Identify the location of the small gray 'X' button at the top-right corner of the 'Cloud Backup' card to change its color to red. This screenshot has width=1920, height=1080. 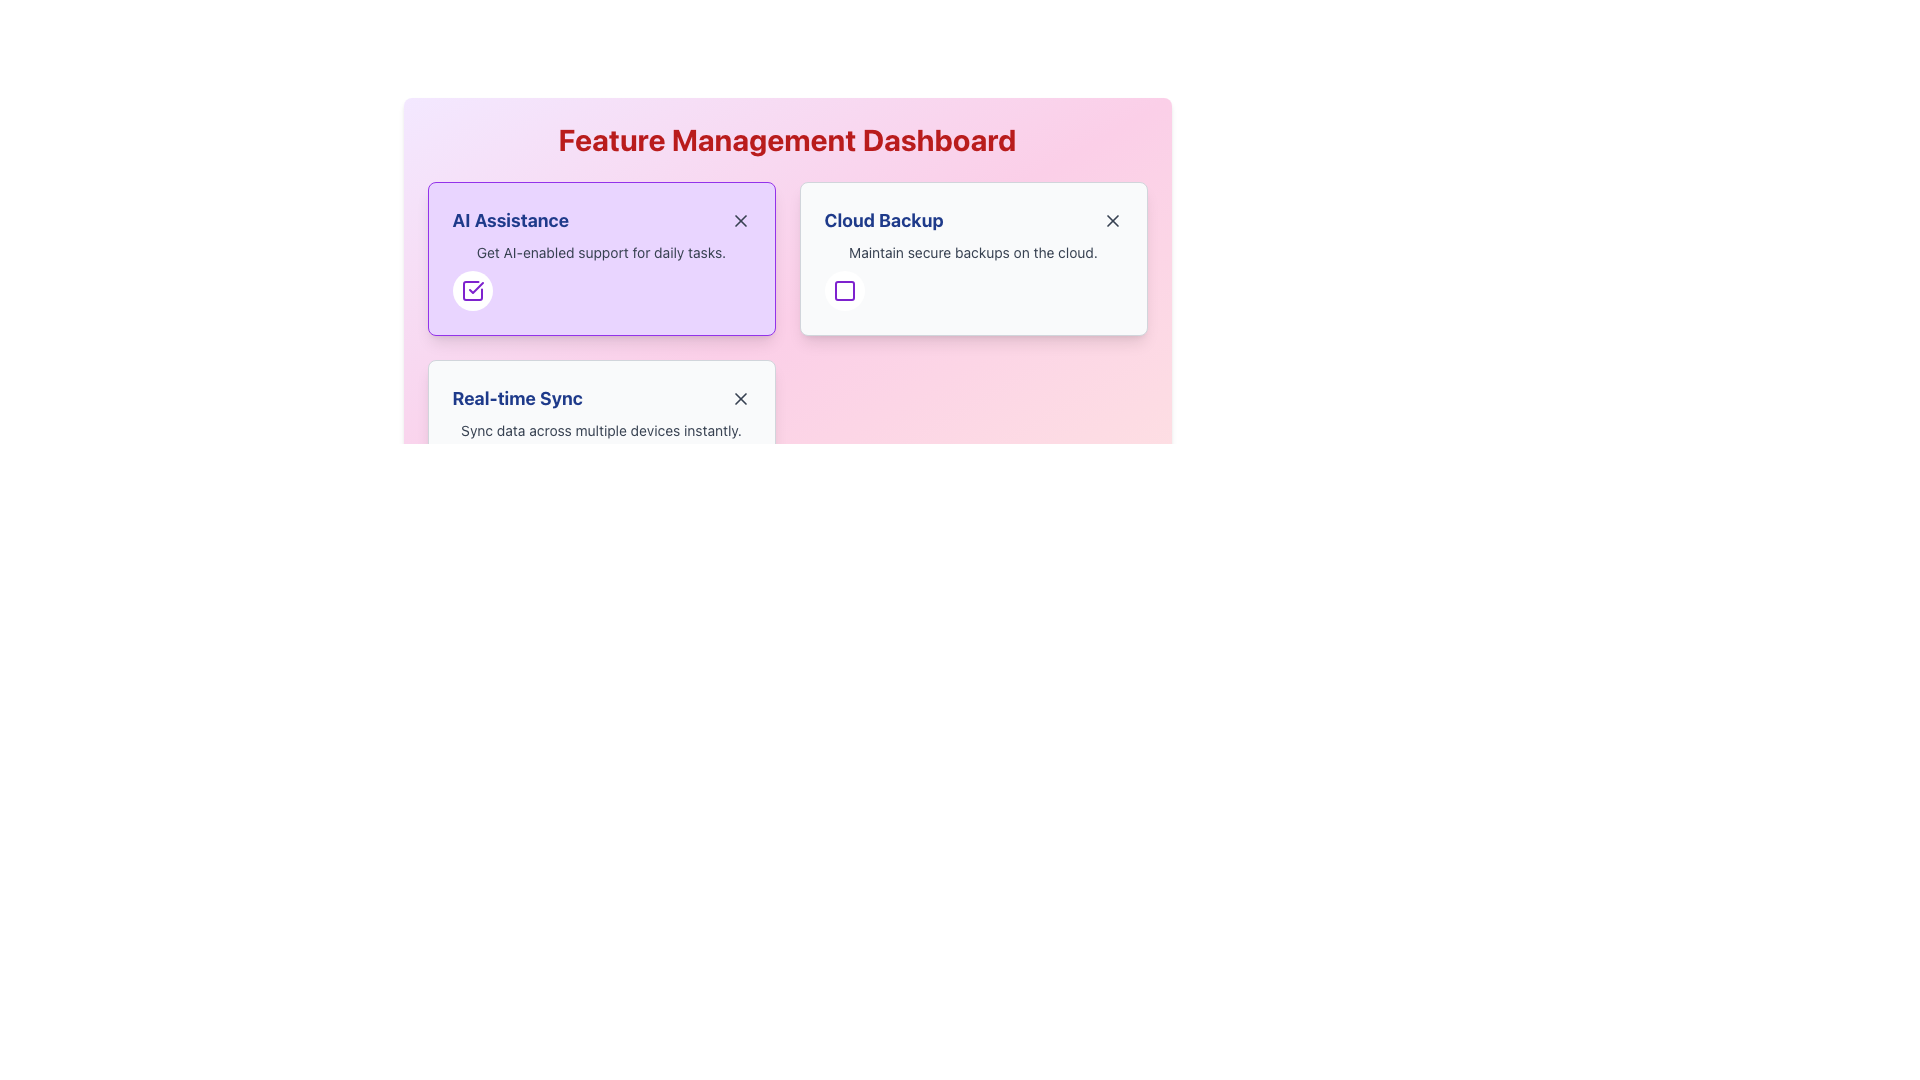
(1111, 220).